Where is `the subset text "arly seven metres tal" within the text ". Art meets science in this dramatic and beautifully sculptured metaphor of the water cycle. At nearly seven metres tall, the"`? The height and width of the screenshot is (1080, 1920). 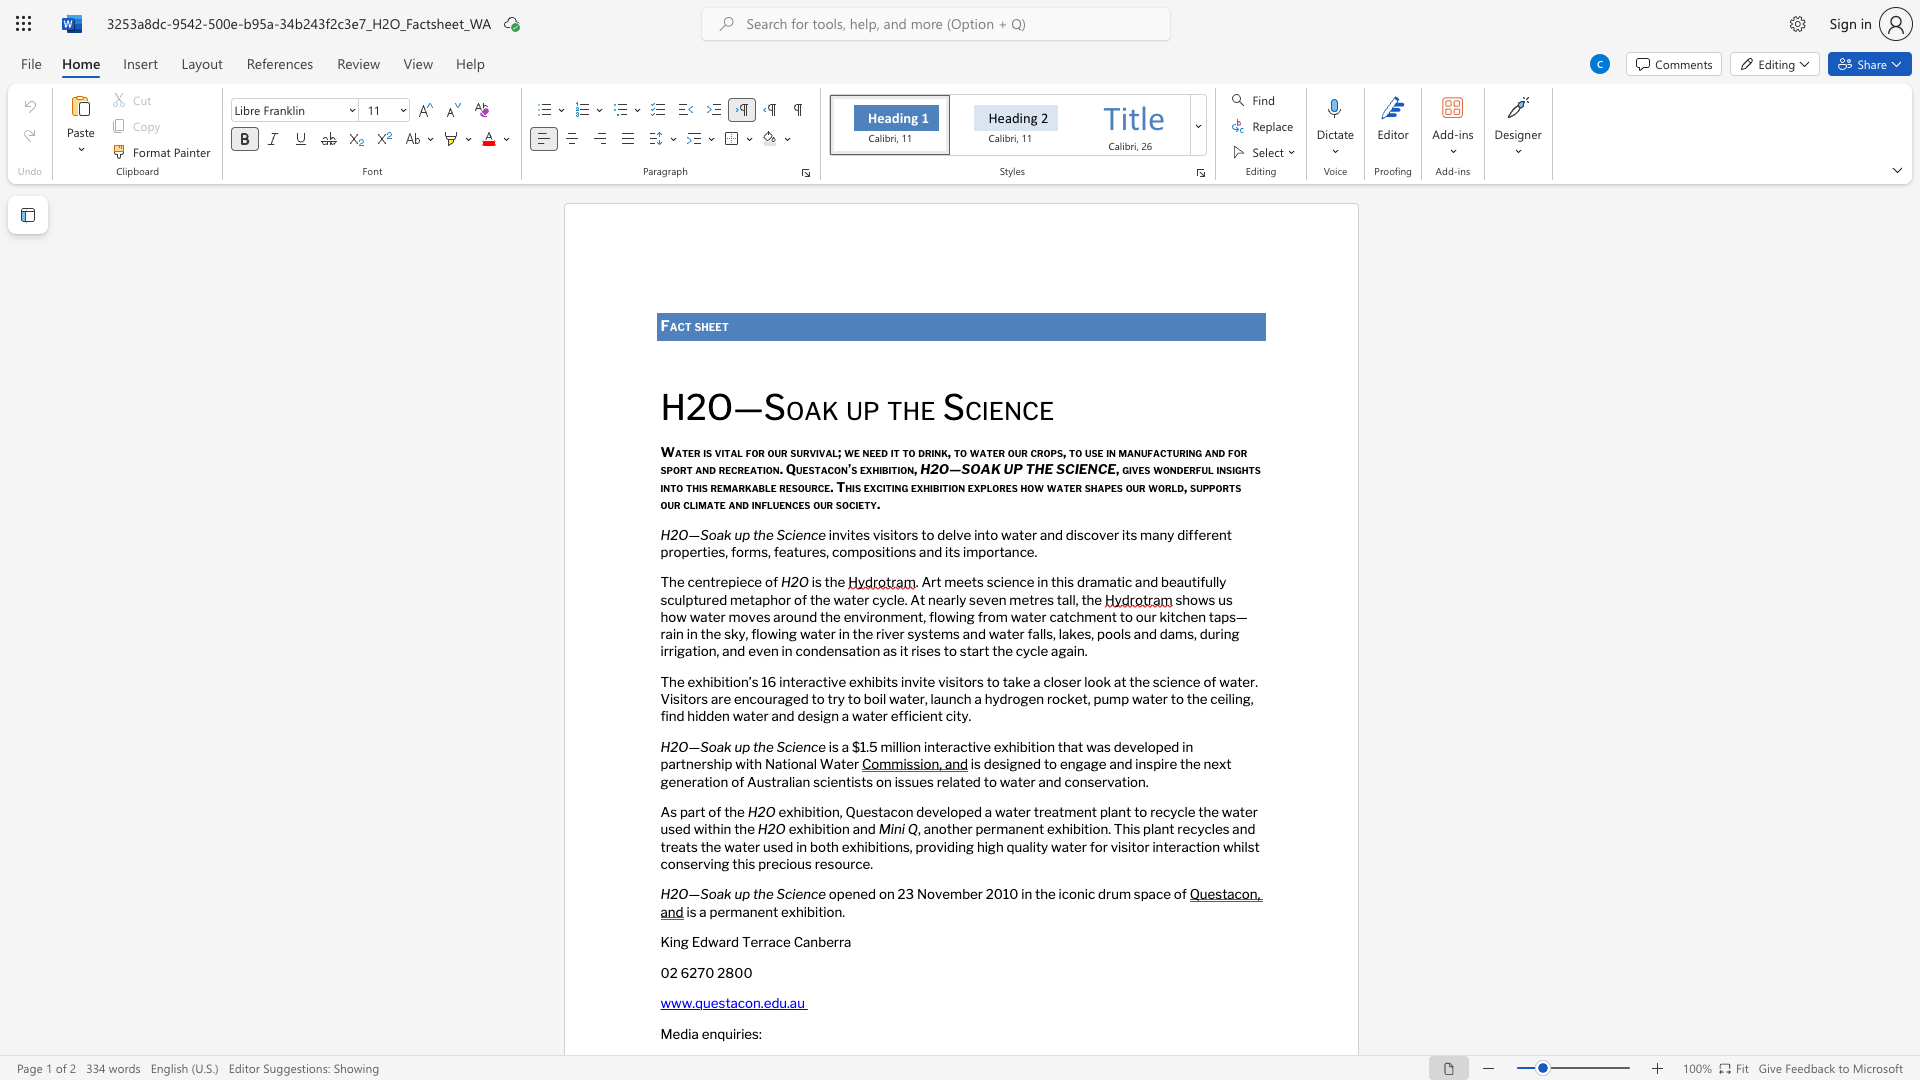
the subset text "arly seven metres tal" within the text ". Art meets science in this dramatic and beautifully sculptured metaphor of the water cycle. At nearly seven metres tall, the" is located at coordinates (942, 598).